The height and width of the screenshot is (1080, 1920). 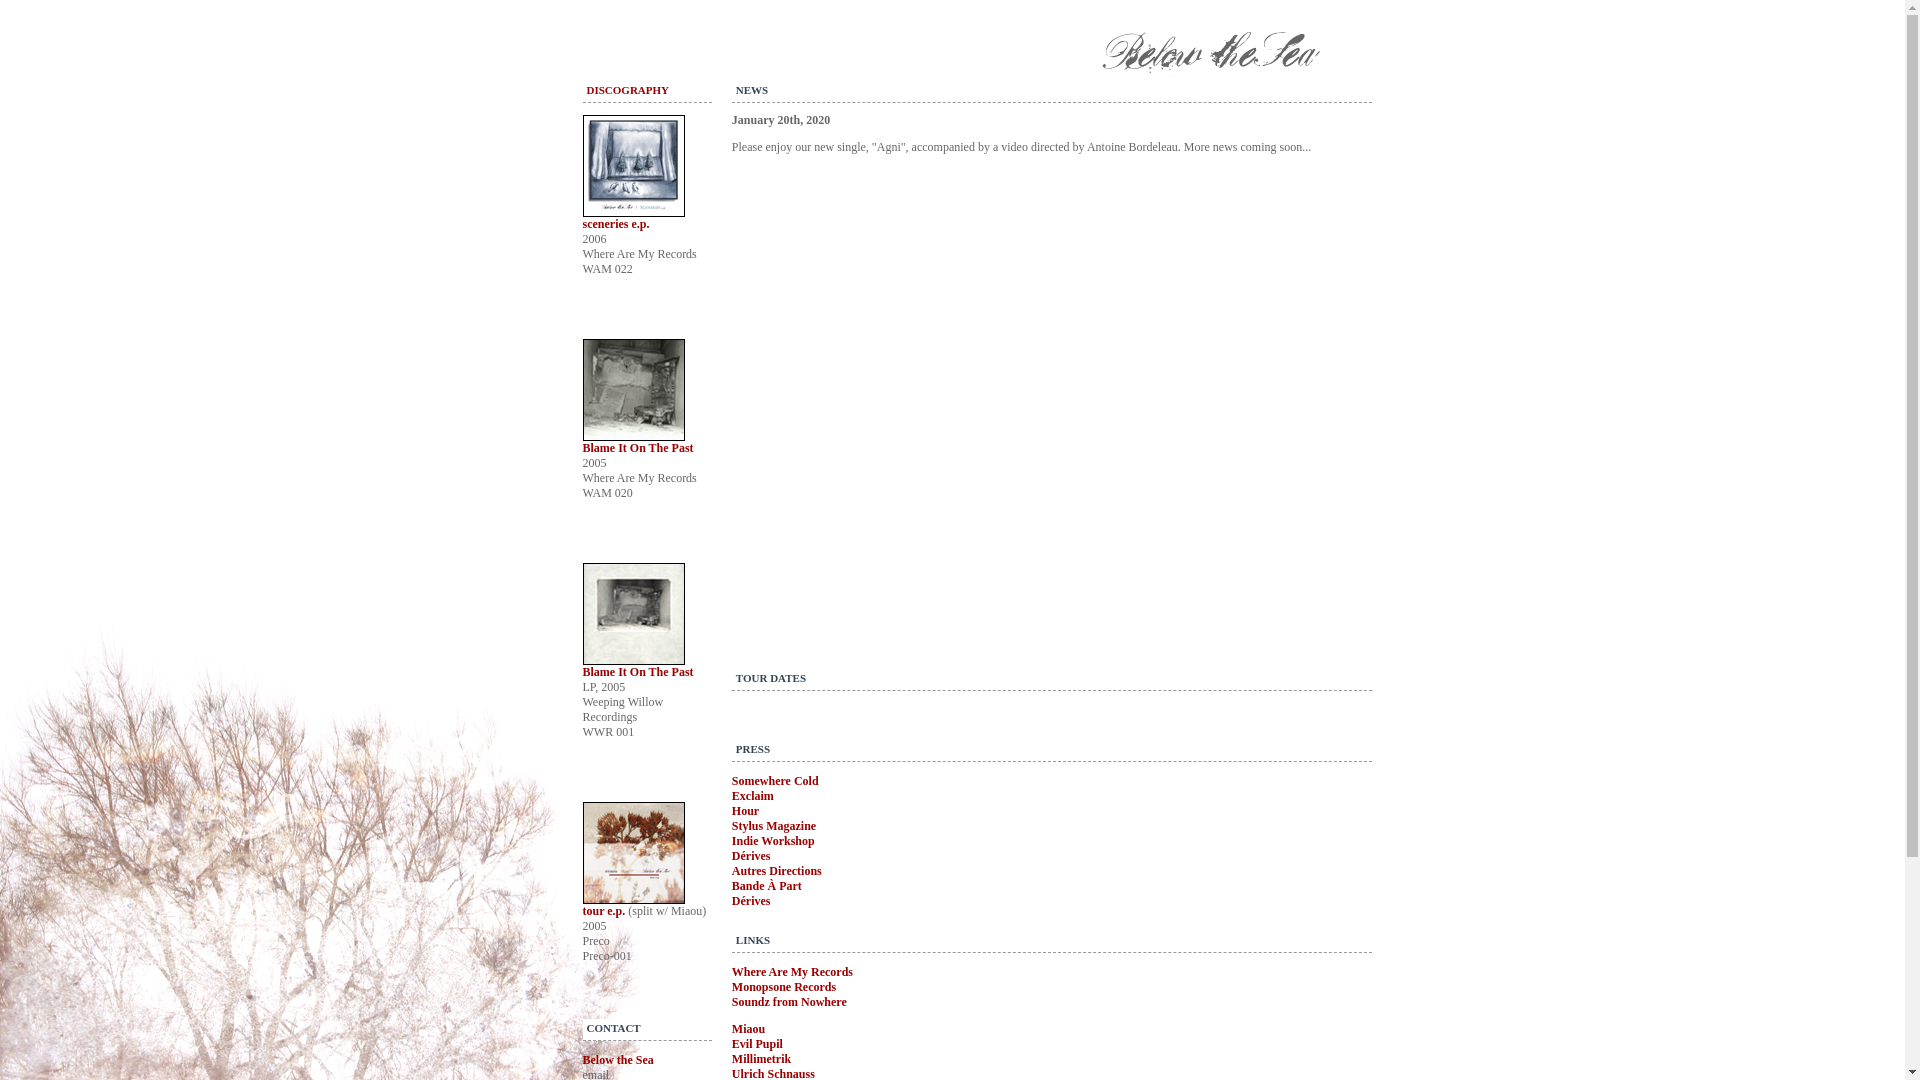 I want to click on 'Below the Sea', so click(x=616, y=1059).